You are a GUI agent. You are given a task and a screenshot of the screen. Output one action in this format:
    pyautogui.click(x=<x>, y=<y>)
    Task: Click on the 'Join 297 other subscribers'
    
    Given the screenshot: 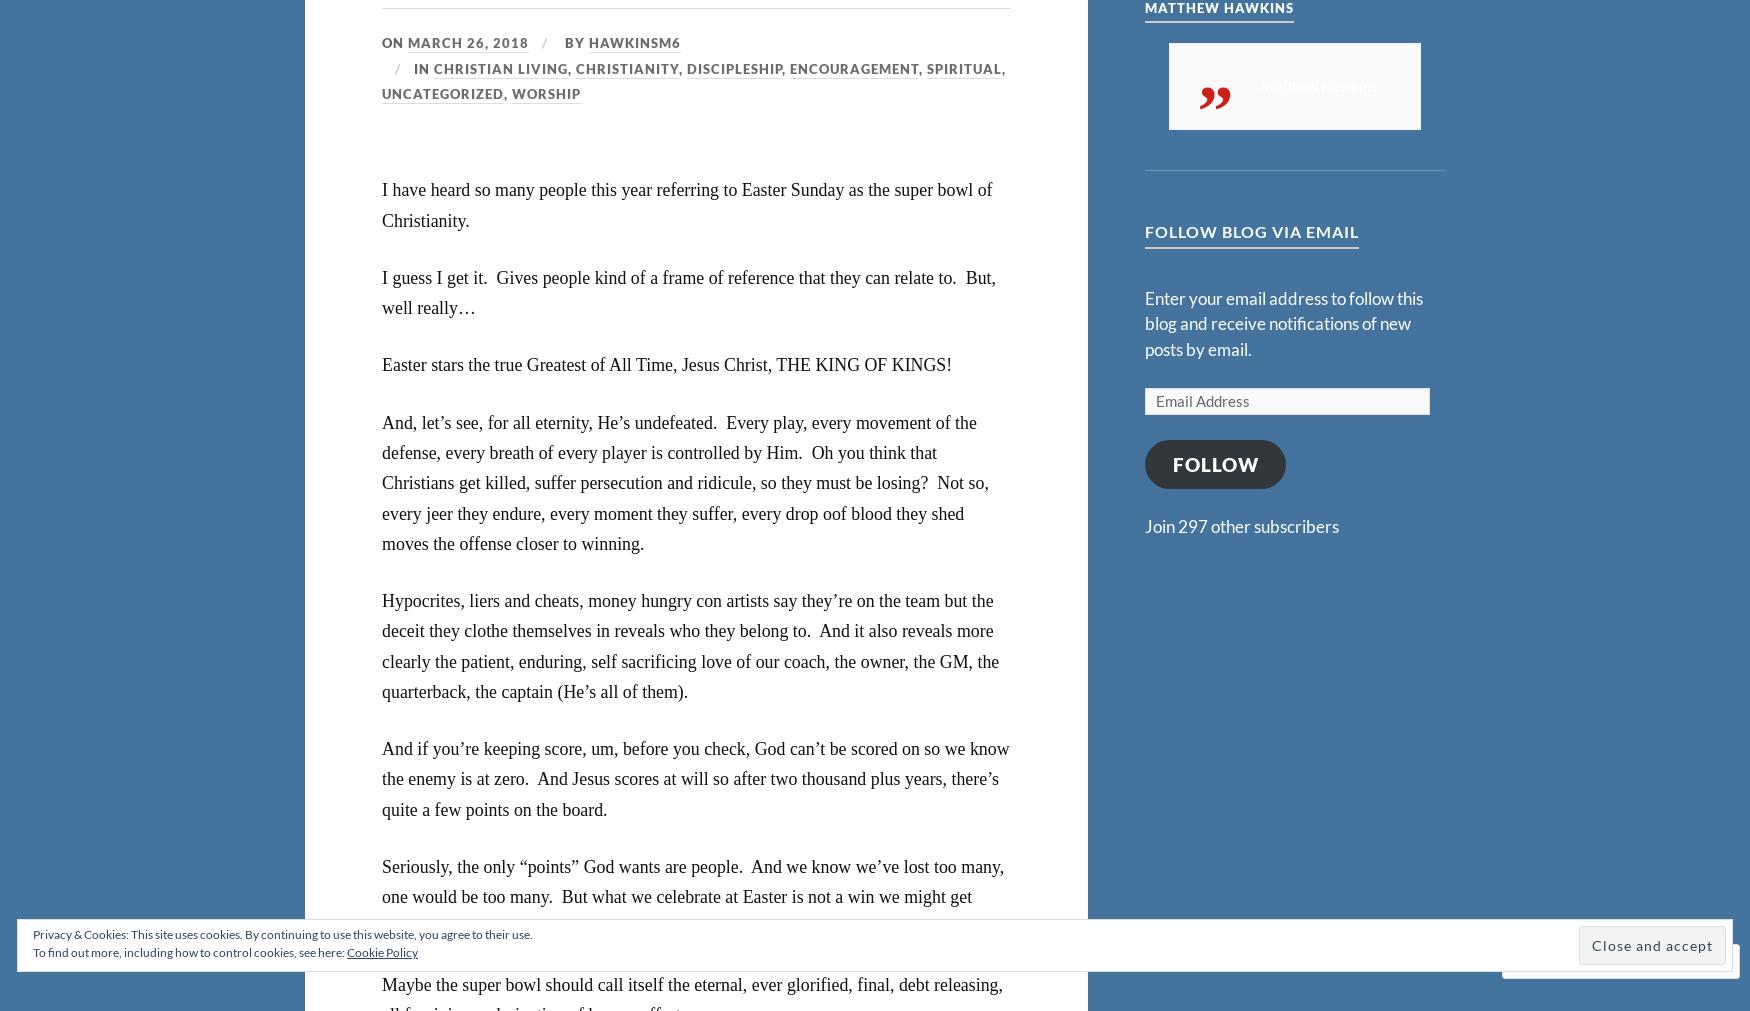 What is the action you would take?
    pyautogui.click(x=1241, y=526)
    